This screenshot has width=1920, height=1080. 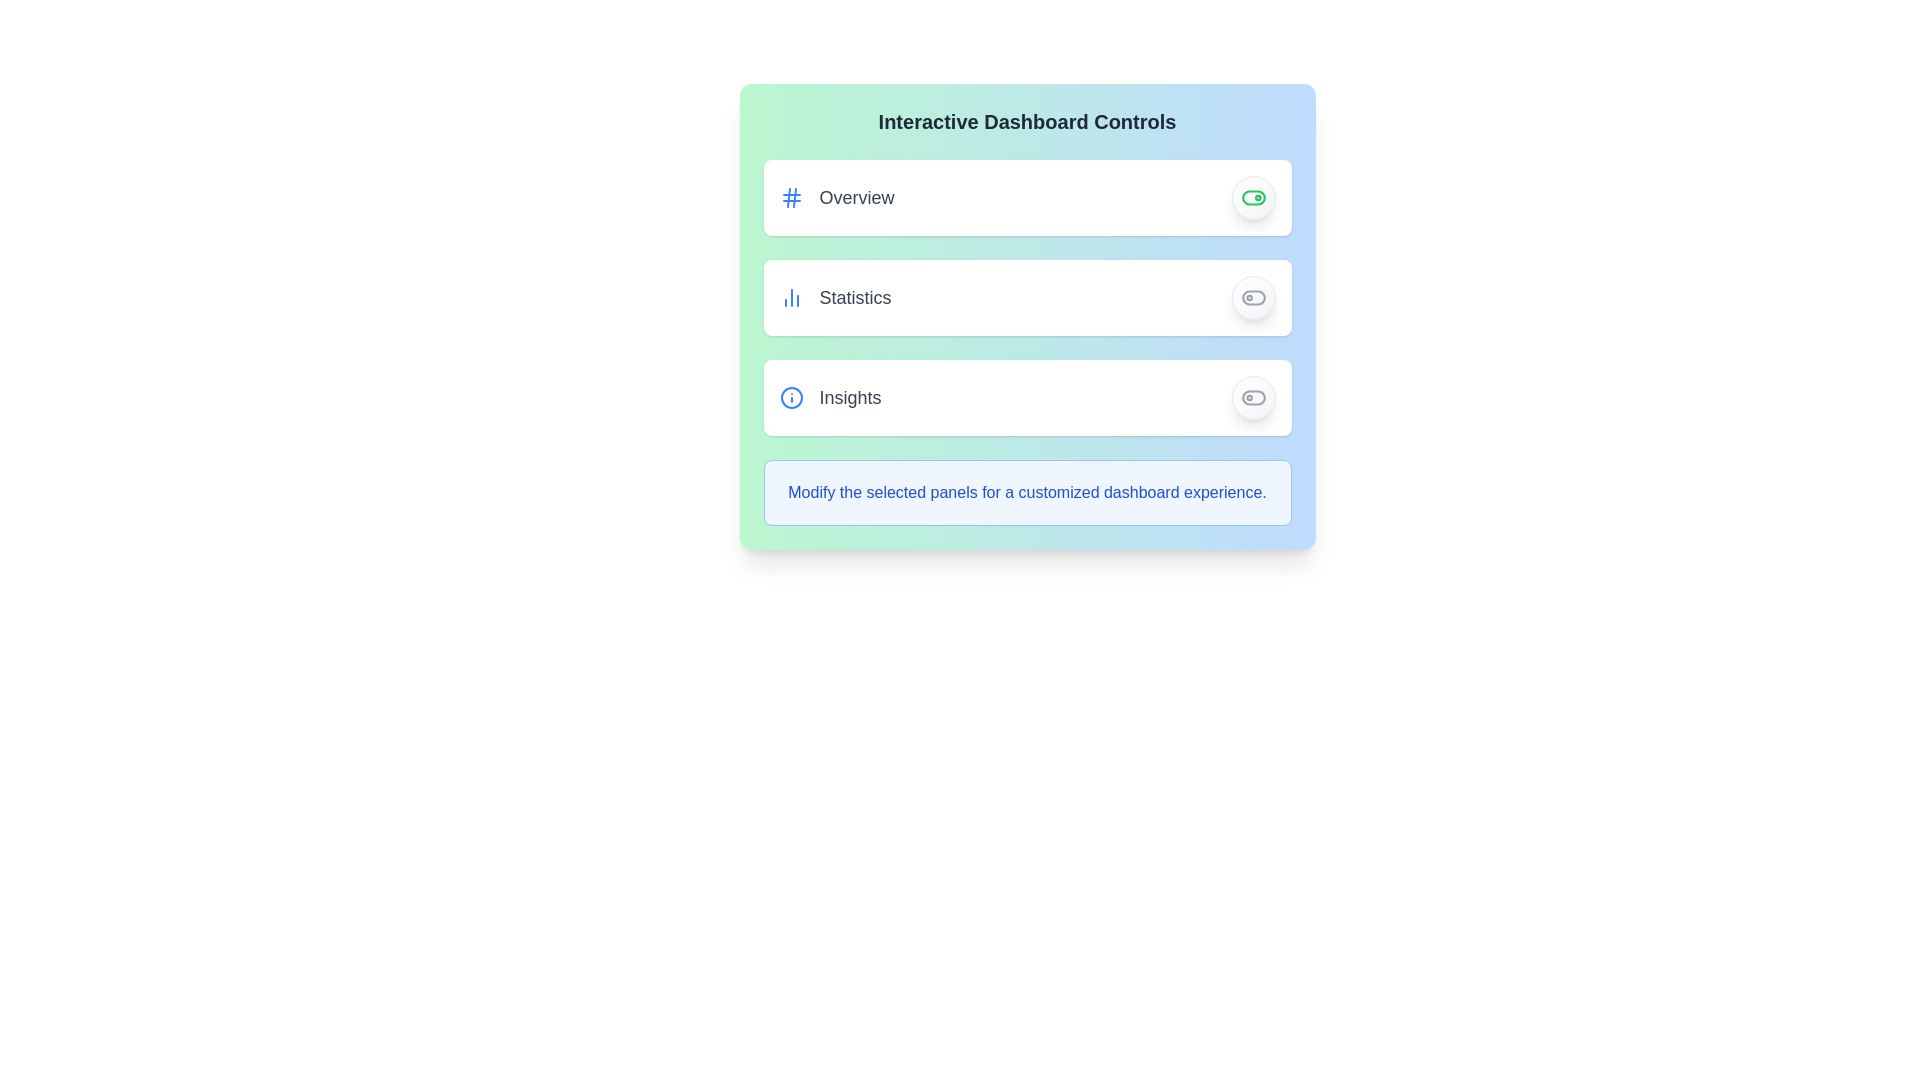 I want to click on the toggle switch component's background or track element, which is the third toggle in a vertical list located inside the 'Insights' panel, so click(x=1252, y=397).